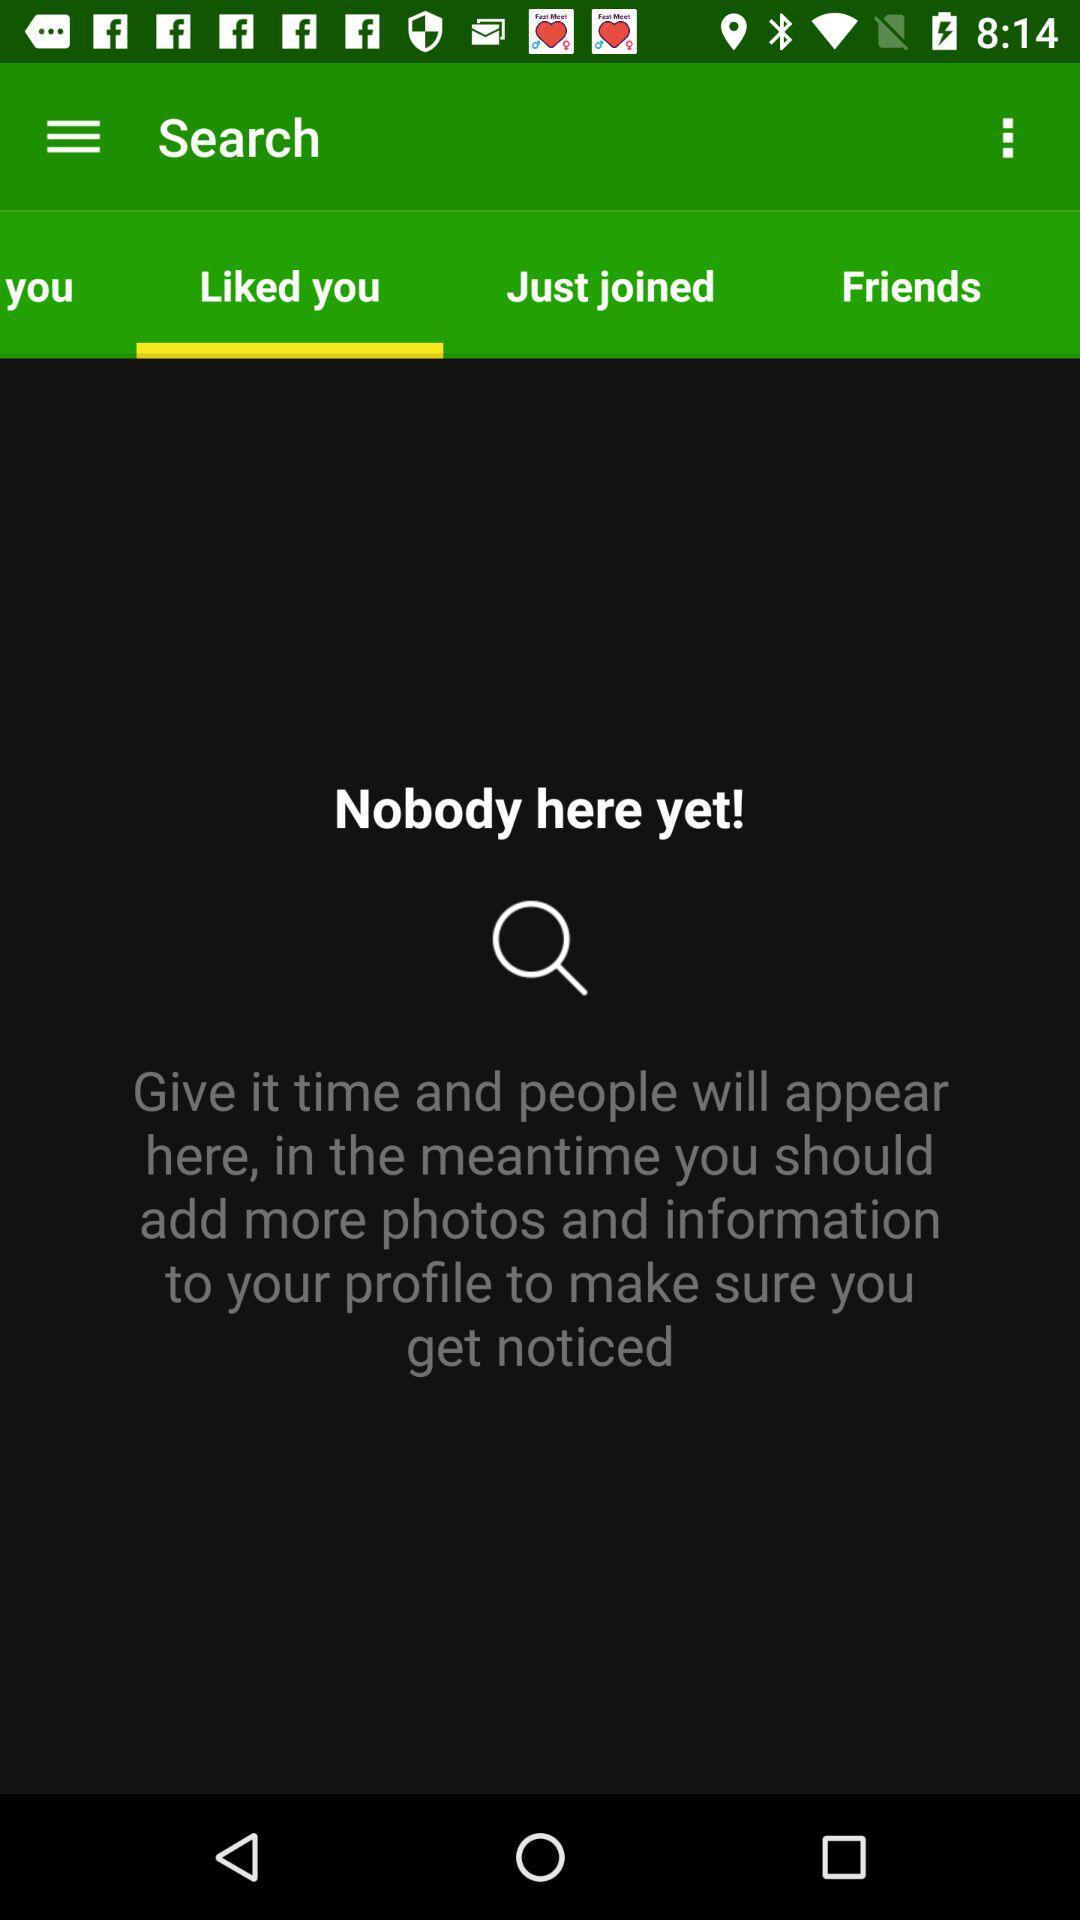 The image size is (1080, 1920). I want to click on icon next to liked you, so click(67, 283).